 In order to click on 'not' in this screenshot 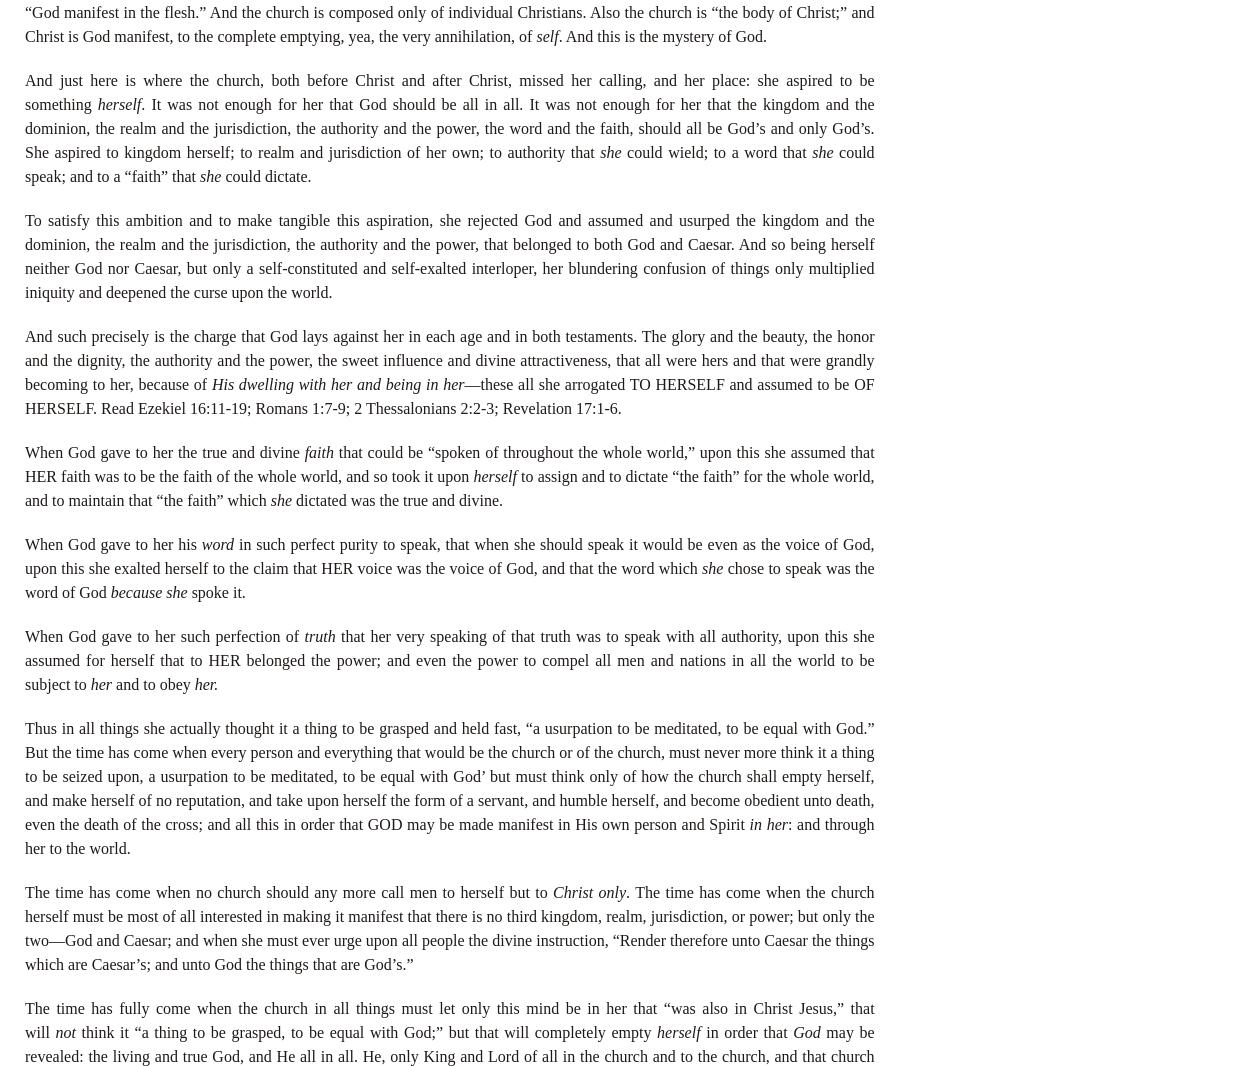, I will do `click(64, 1031)`.